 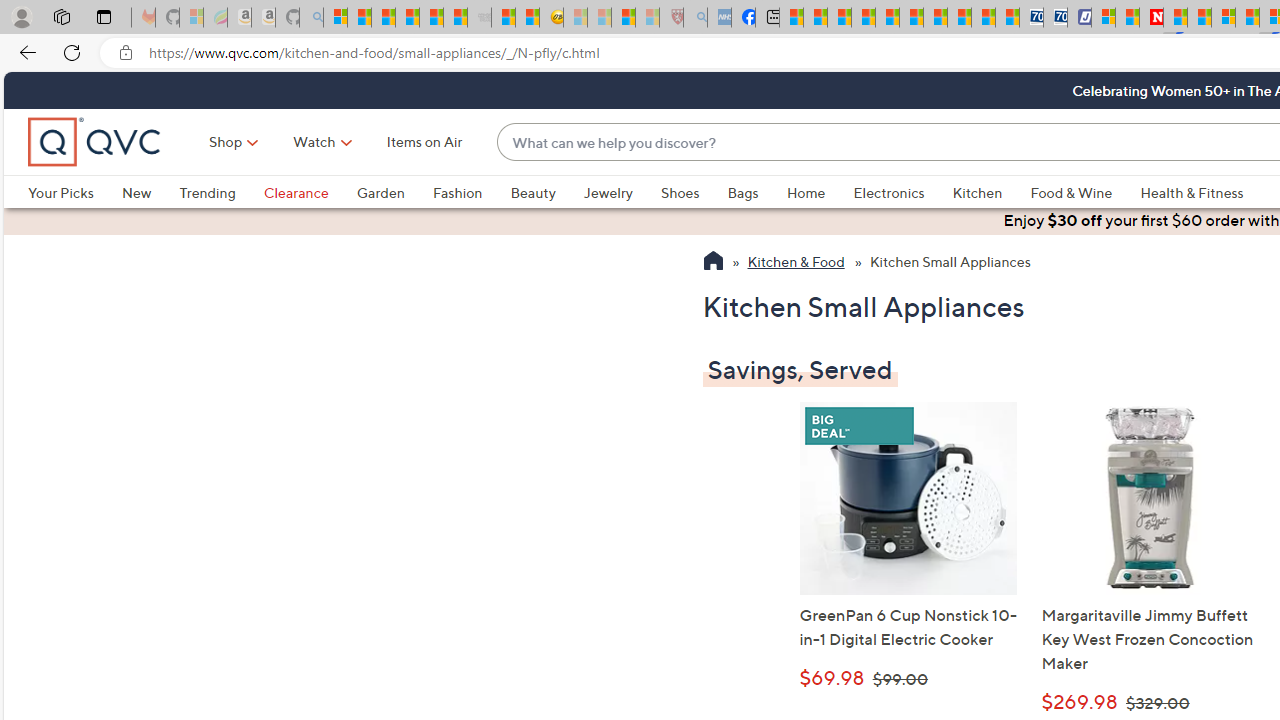 I want to click on 'Kitchen Small Appliances', so click(x=948, y=262).